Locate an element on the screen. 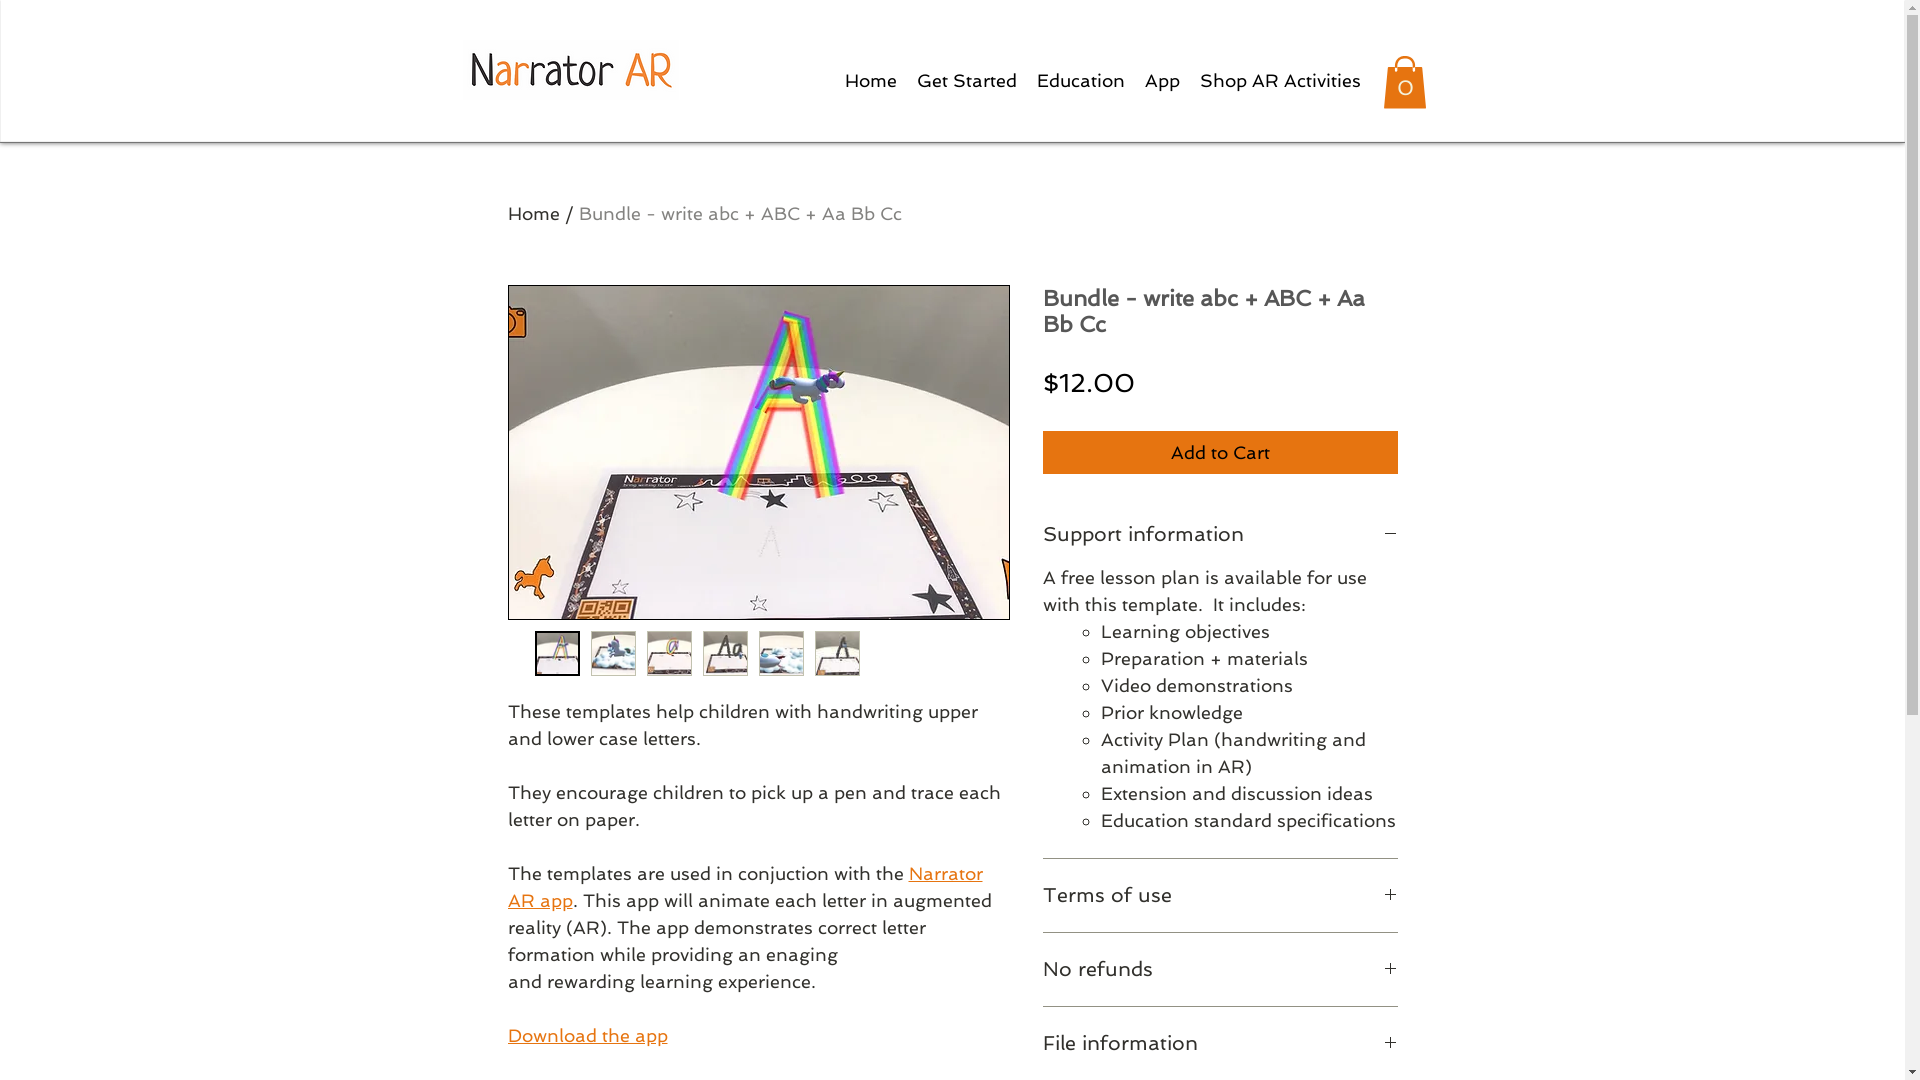 The width and height of the screenshot is (1920, 1080). '0' is located at coordinates (1402, 81).